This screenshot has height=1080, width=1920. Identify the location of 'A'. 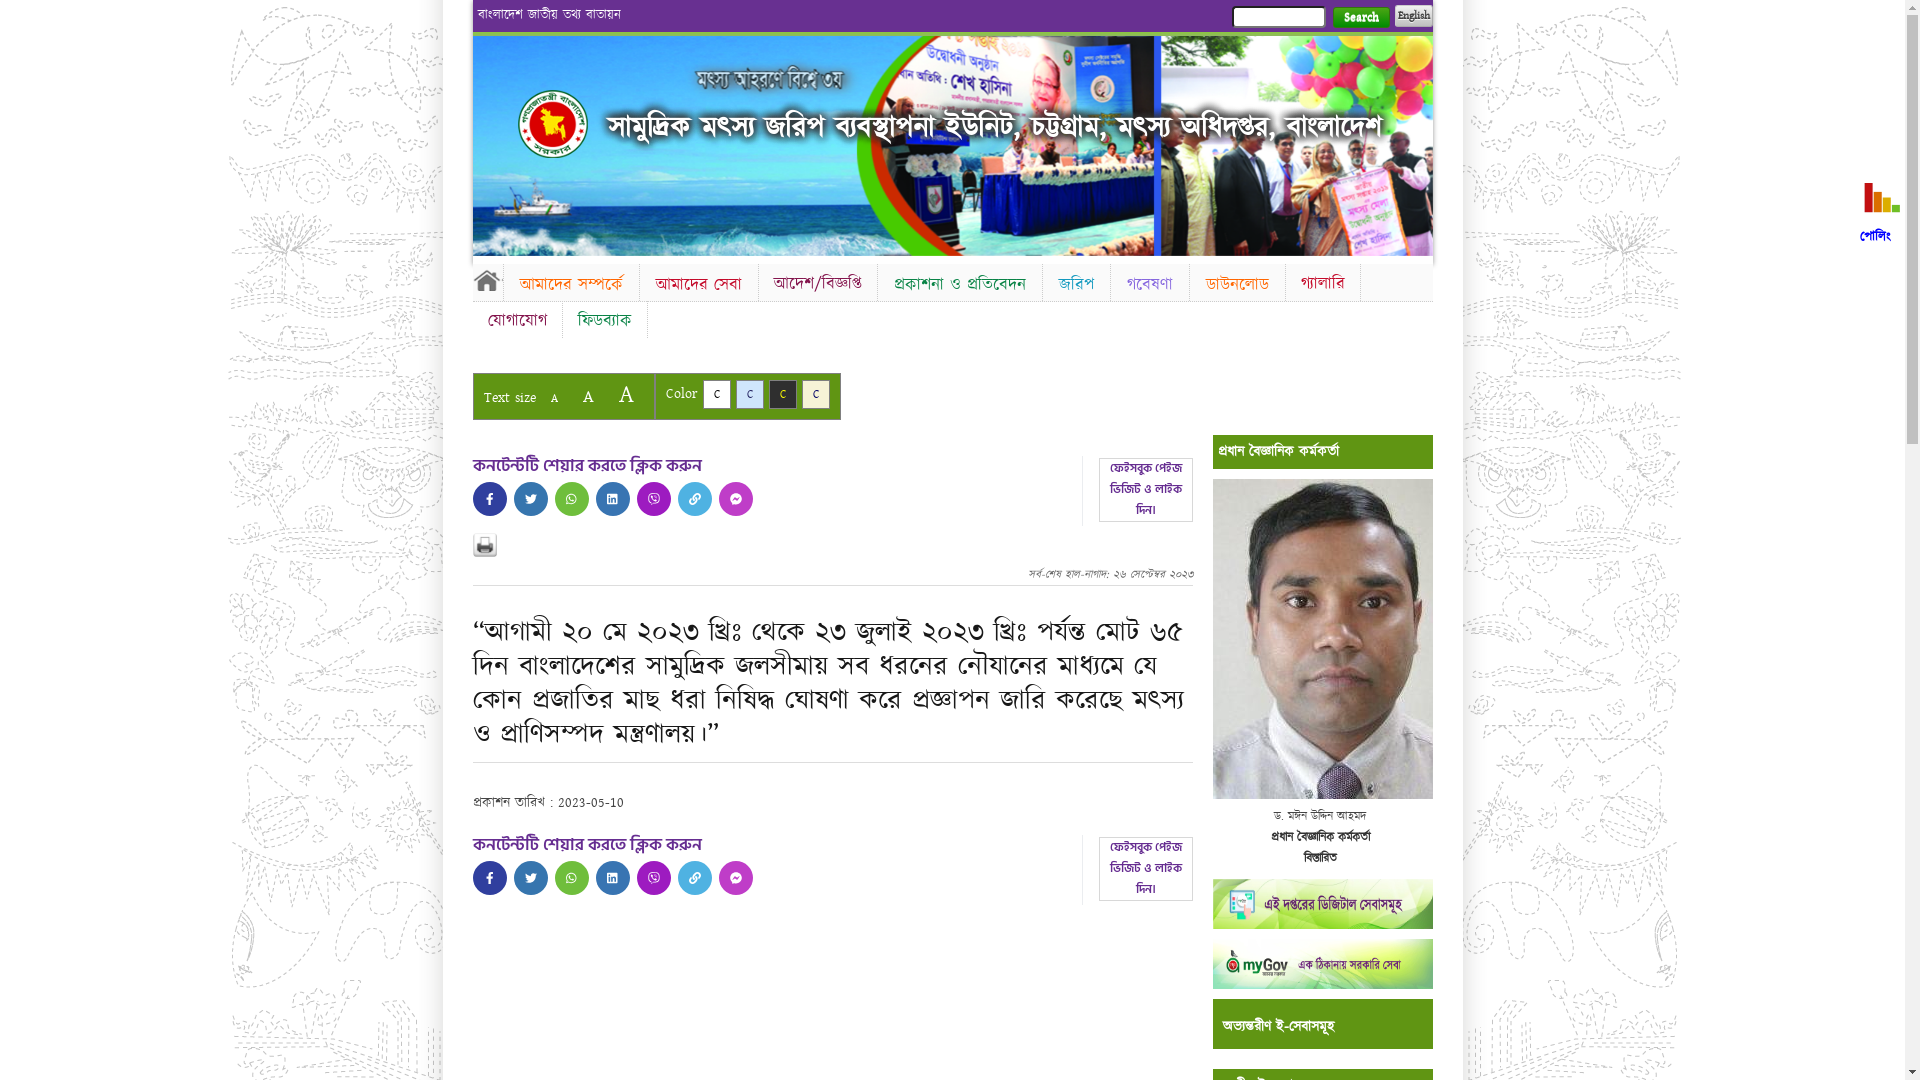
(553, 398).